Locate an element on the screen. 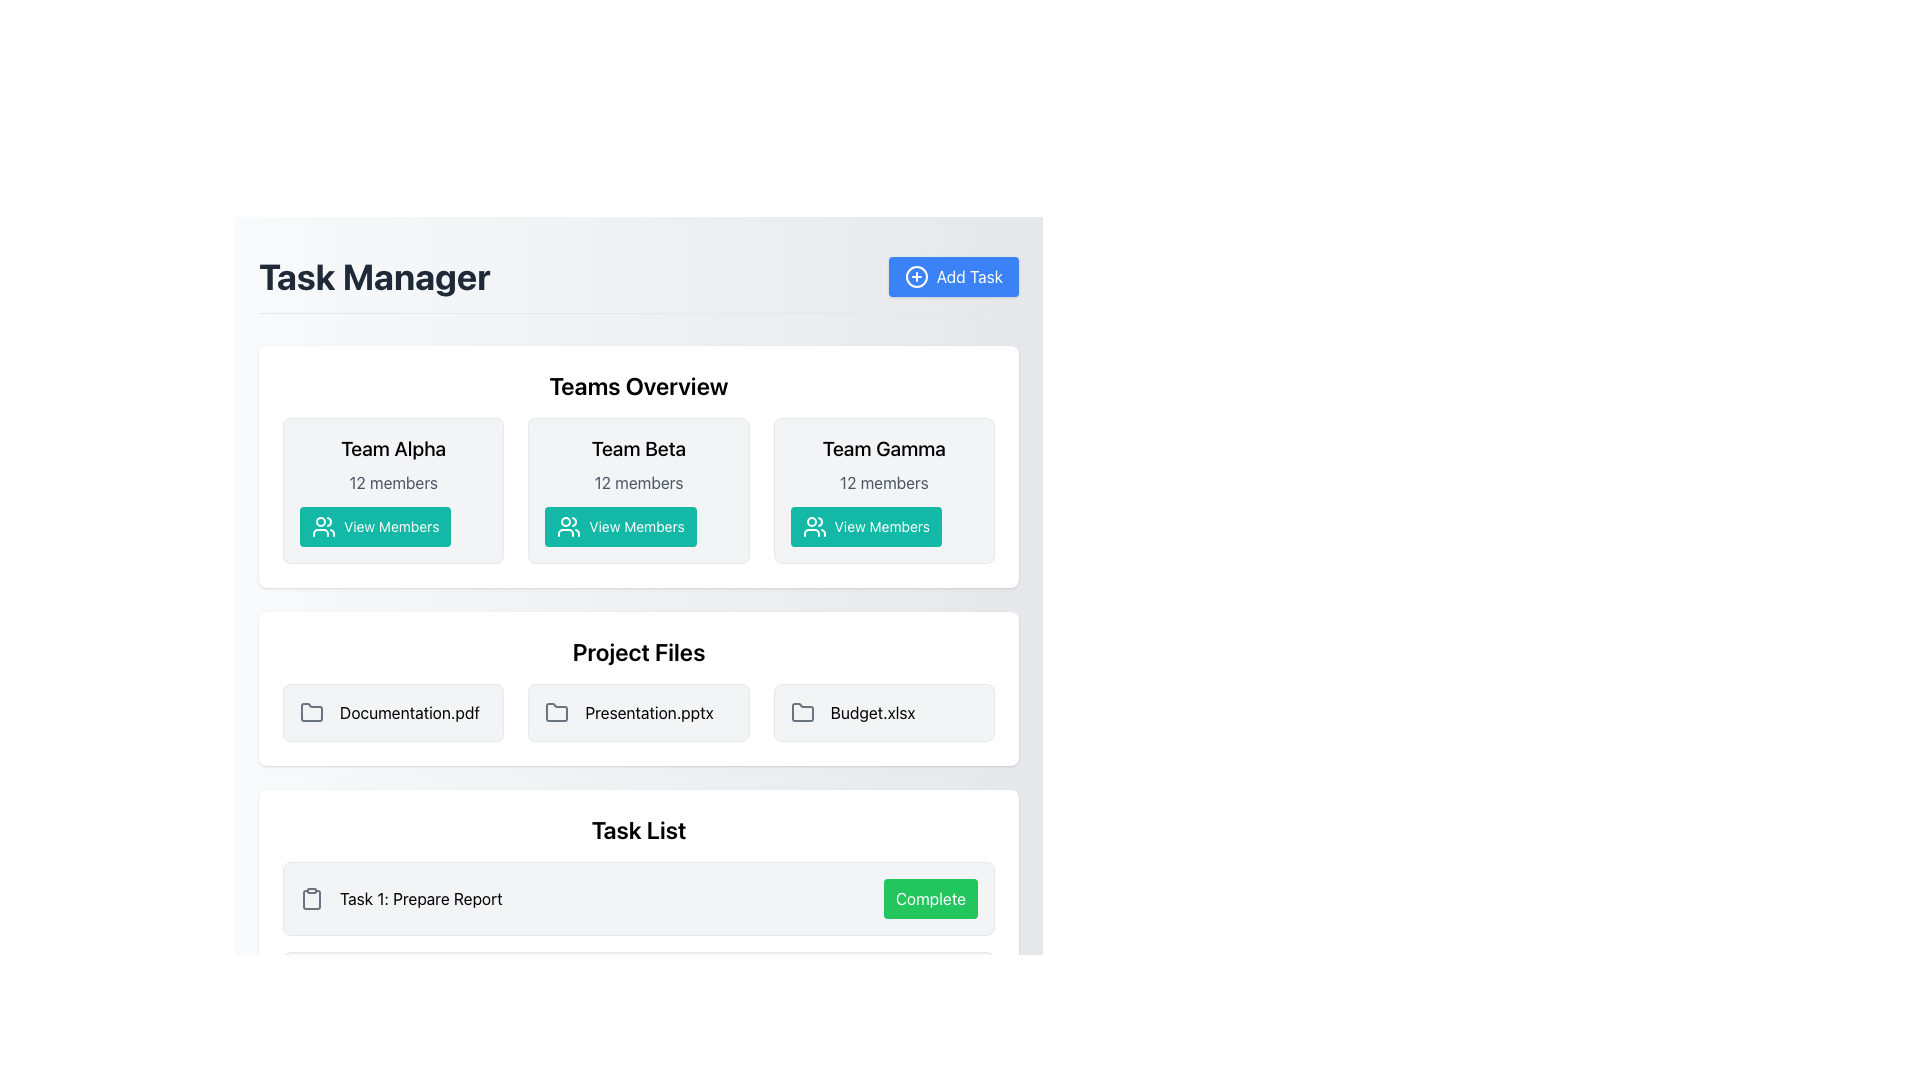  the Static Text element displaying the name of the presentation file 'Presentation.pptx' located in the 'Project Files' section between 'Documentation.pdf' and 'Budget.xlsx' is located at coordinates (649, 712).